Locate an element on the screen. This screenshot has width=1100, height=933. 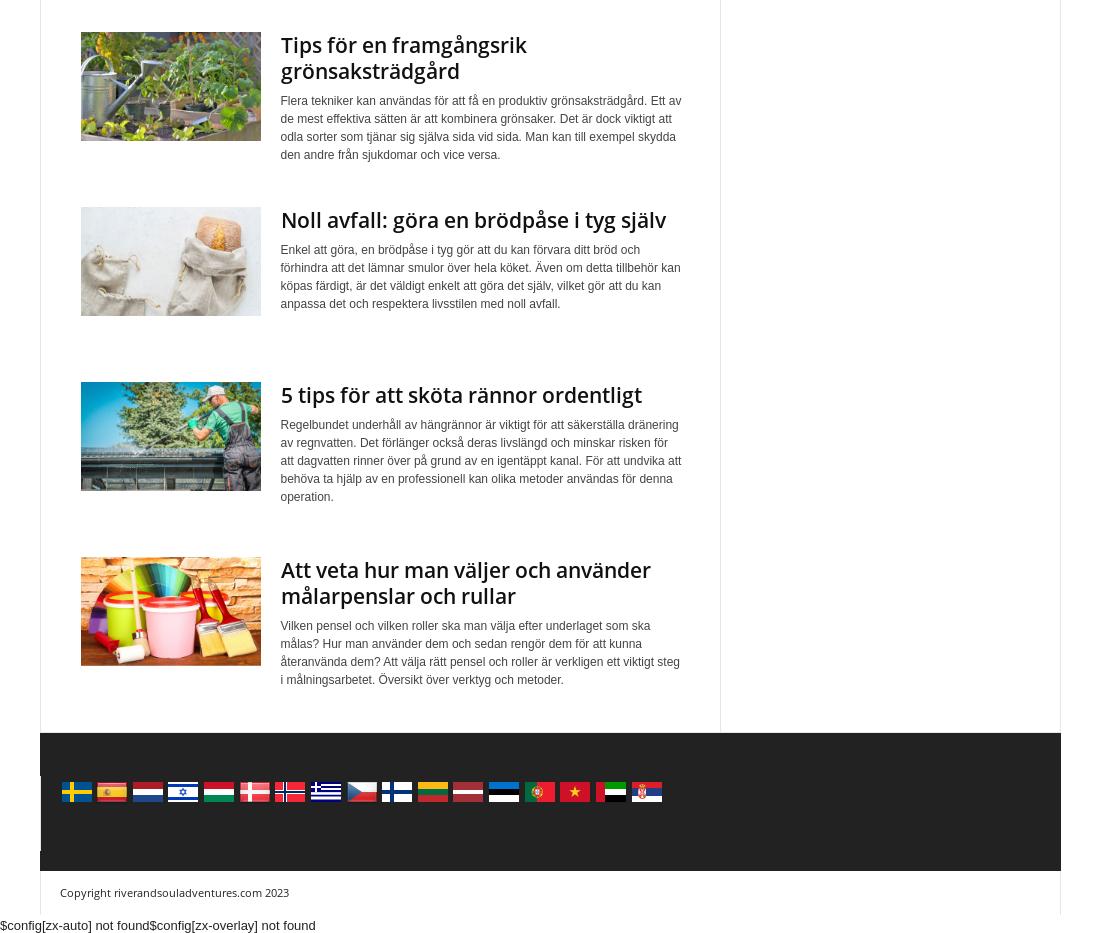
'Copyright riverandsouladventures.com 2023' is located at coordinates (57, 892).